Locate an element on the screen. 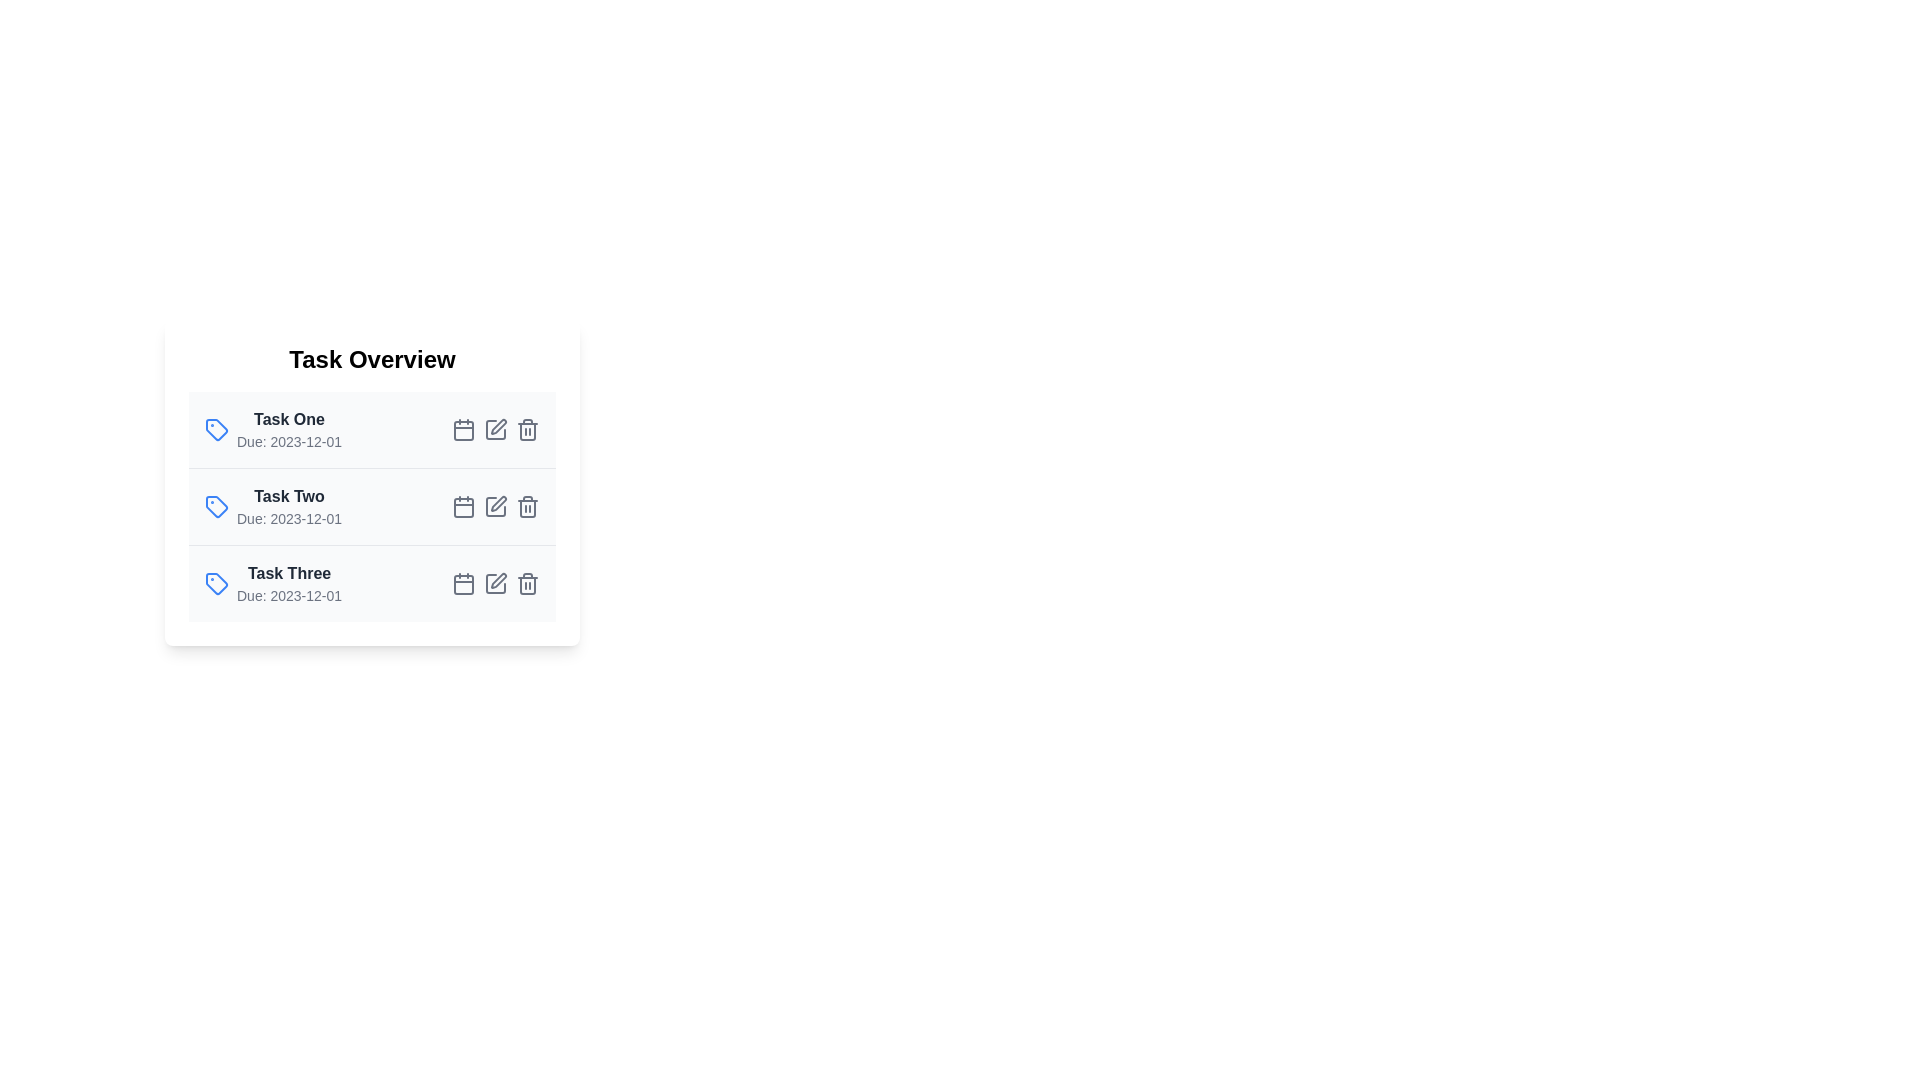  the edit button represented by a pen-shaped icon located in the far-right portion of the UI for Task Three to initiate task editing is located at coordinates (499, 581).